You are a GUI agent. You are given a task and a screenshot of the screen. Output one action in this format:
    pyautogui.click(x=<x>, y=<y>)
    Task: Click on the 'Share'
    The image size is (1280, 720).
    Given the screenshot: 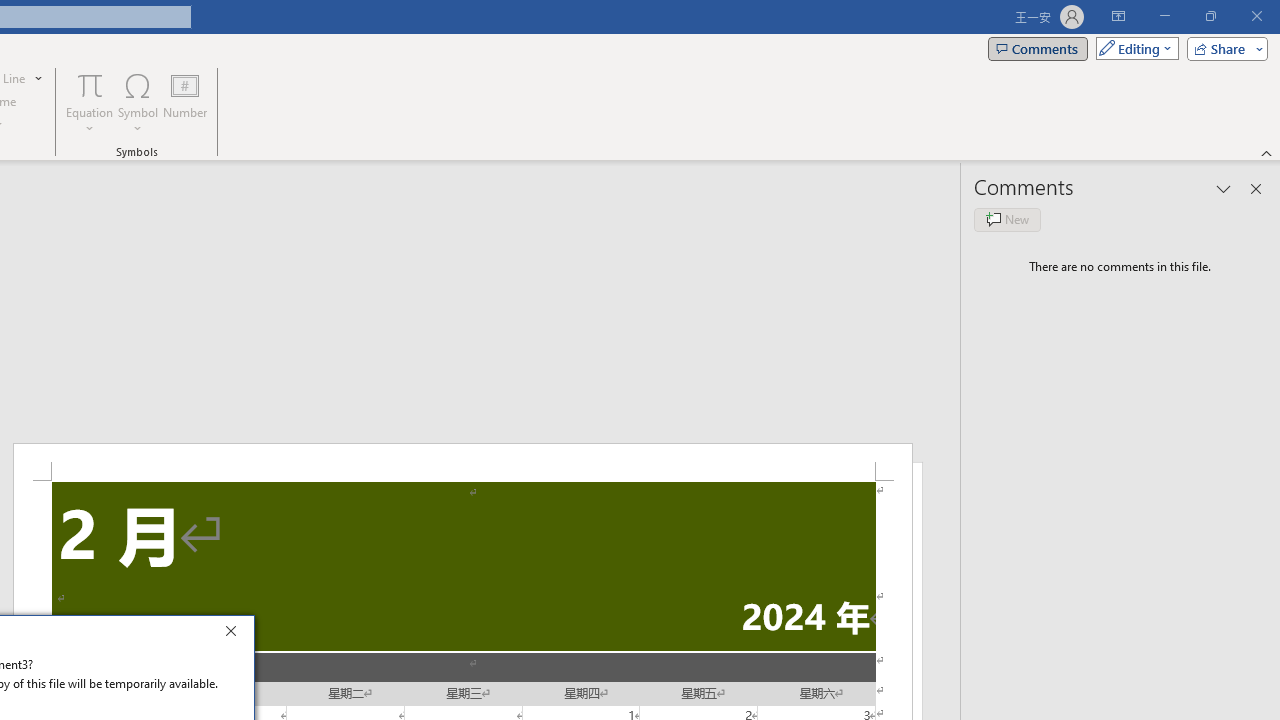 What is the action you would take?
    pyautogui.click(x=1222, y=47)
    